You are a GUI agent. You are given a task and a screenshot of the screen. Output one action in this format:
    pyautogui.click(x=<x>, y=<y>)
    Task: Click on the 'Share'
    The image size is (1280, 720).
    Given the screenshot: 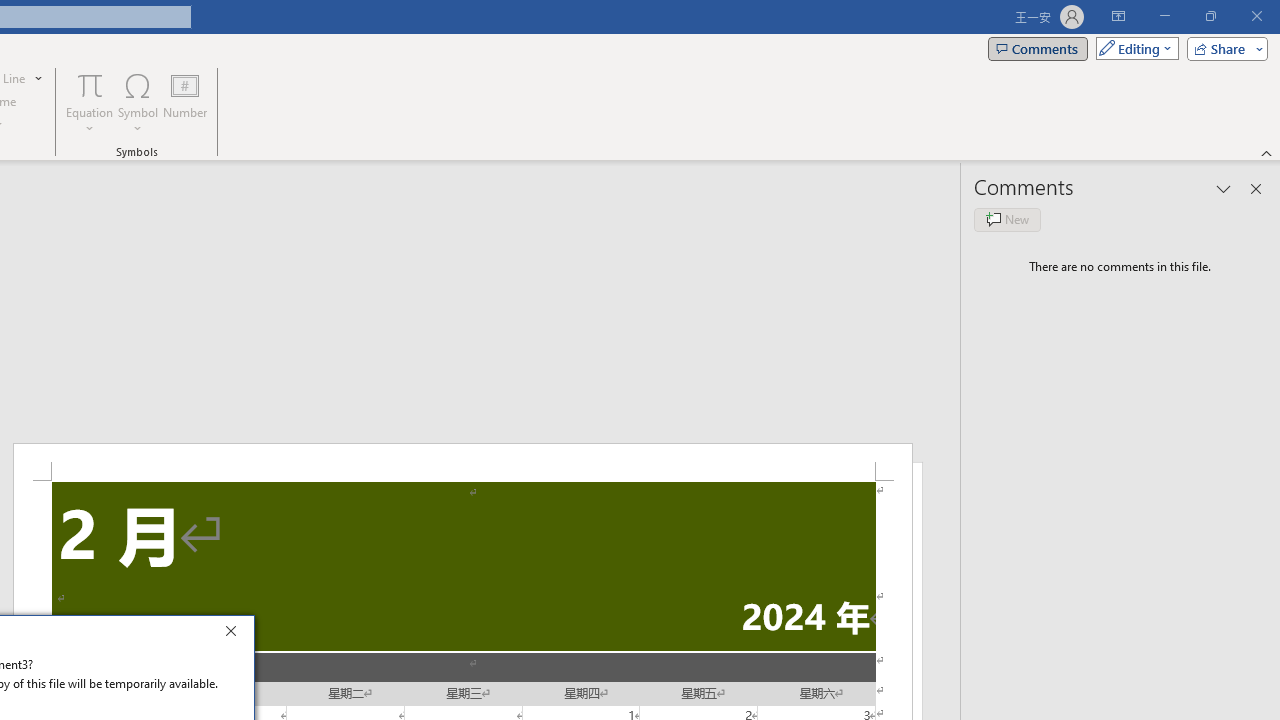 What is the action you would take?
    pyautogui.click(x=1222, y=47)
    